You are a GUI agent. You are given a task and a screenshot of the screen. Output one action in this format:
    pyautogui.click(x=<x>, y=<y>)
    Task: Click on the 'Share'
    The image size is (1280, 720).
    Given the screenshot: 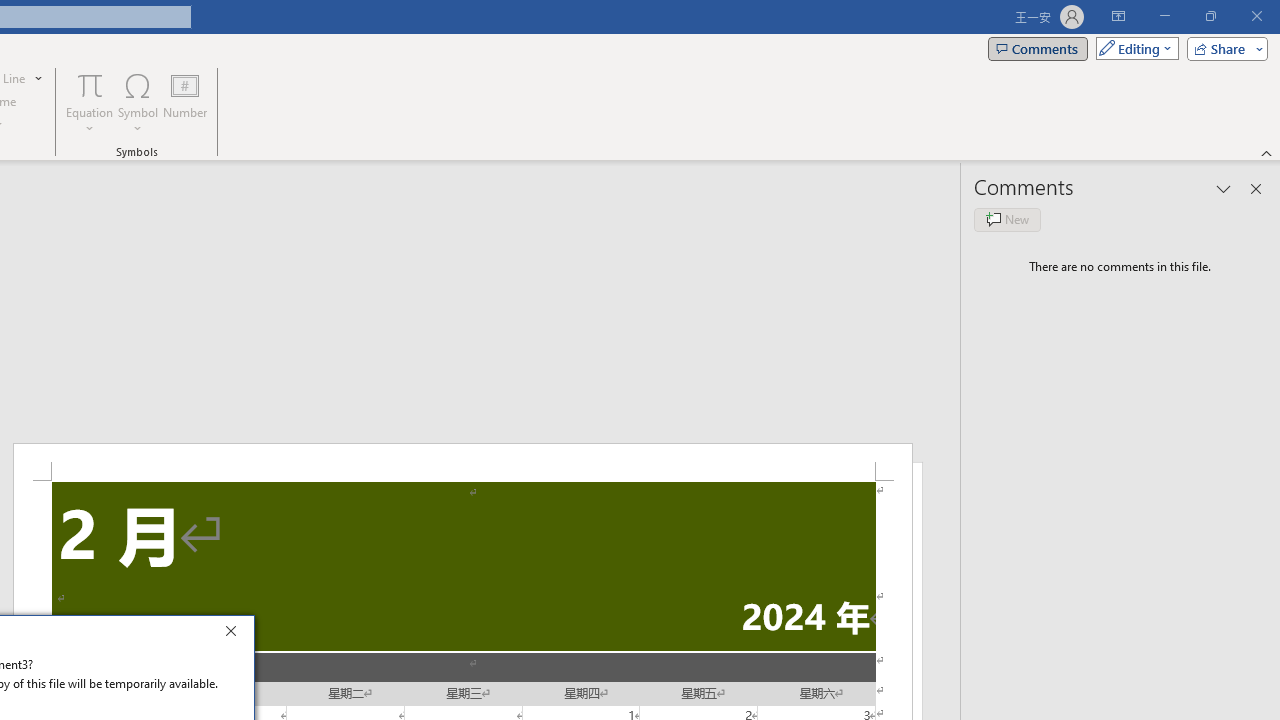 What is the action you would take?
    pyautogui.click(x=1222, y=47)
    